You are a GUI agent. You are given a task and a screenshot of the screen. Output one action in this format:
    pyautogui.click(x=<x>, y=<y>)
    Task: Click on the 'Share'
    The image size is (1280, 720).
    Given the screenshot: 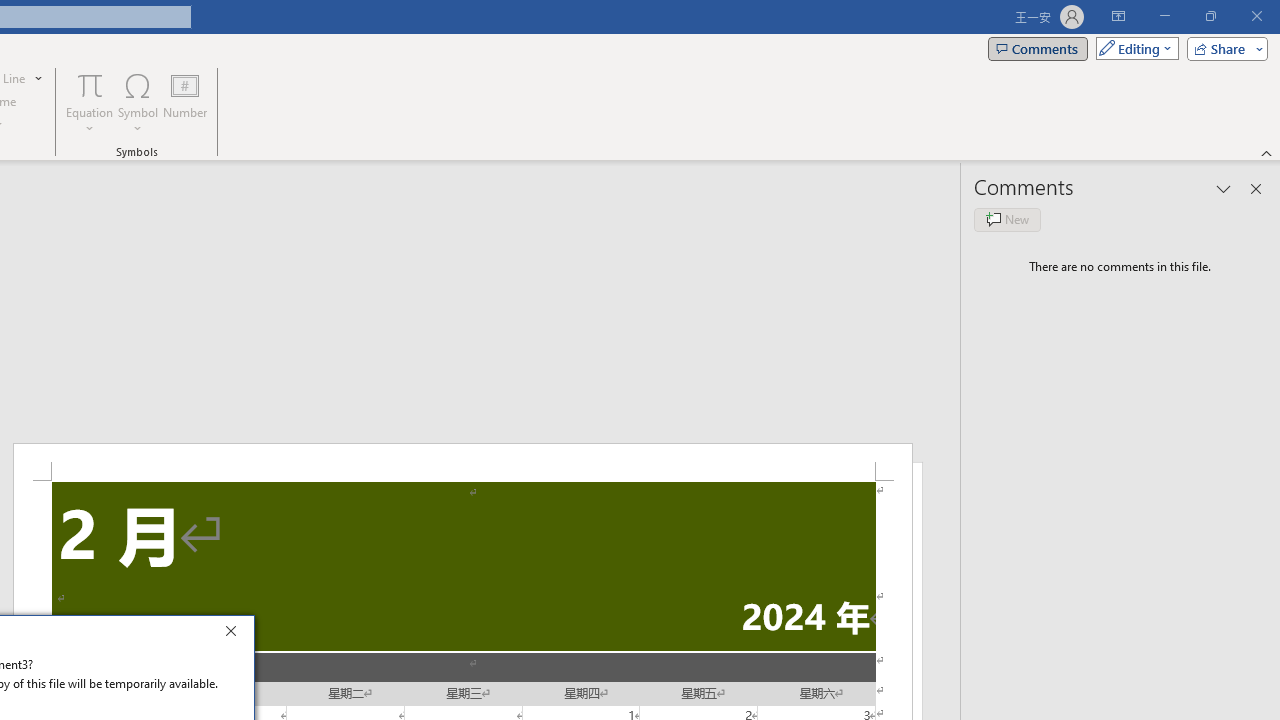 What is the action you would take?
    pyautogui.click(x=1222, y=47)
    